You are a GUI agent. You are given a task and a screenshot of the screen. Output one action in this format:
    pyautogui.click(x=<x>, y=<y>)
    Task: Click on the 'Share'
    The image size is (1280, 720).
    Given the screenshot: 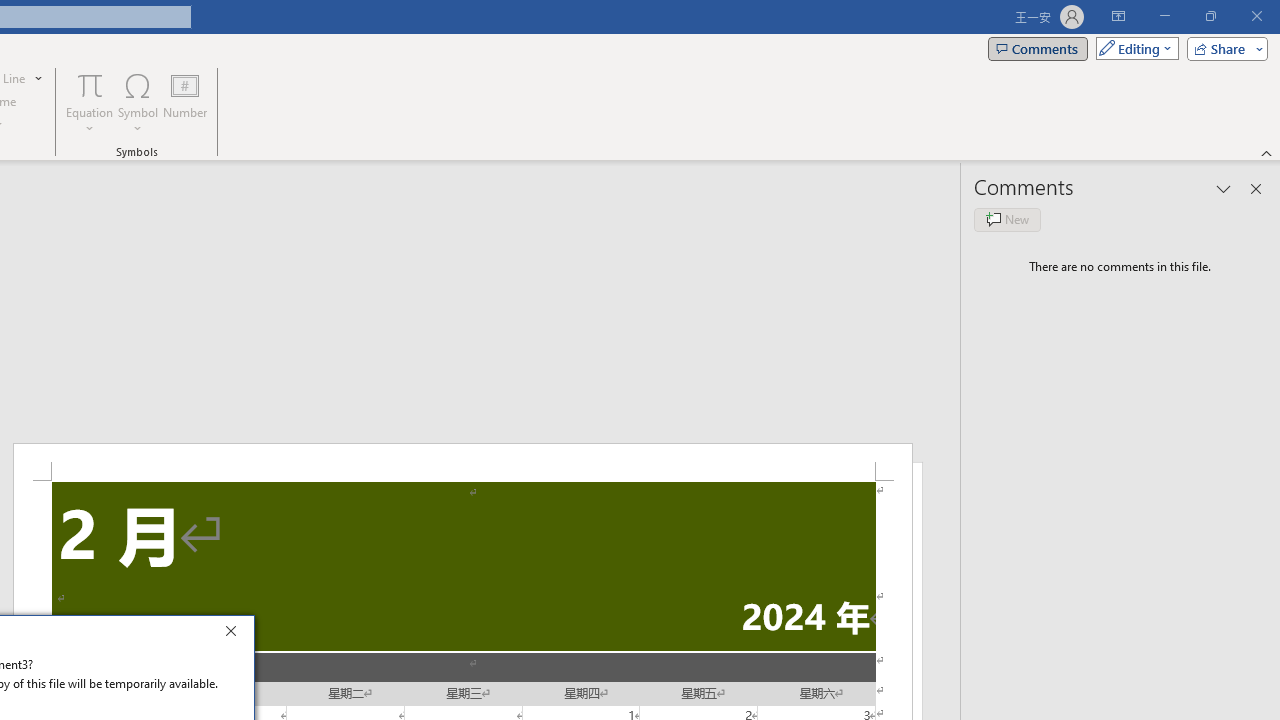 What is the action you would take?
    pyautogui.click(x=1222, y=47)
    